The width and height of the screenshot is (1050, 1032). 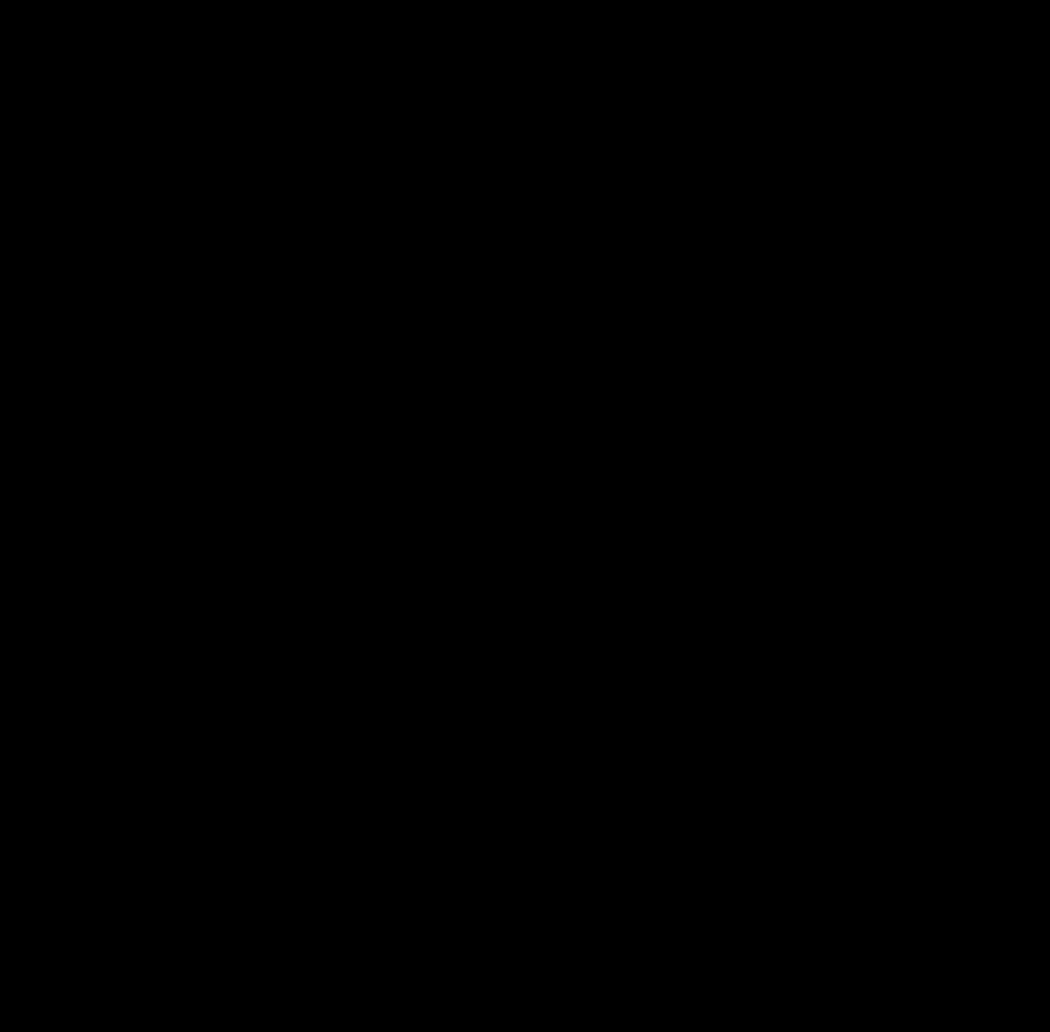 What do you see at coordinates (542, 360) in the screenshot?
I see `'"We've worked with Valerie and her team for ten years. Always professional, pro-active, and creative. Highly recommend!"'` at bounding box center [542, 360].